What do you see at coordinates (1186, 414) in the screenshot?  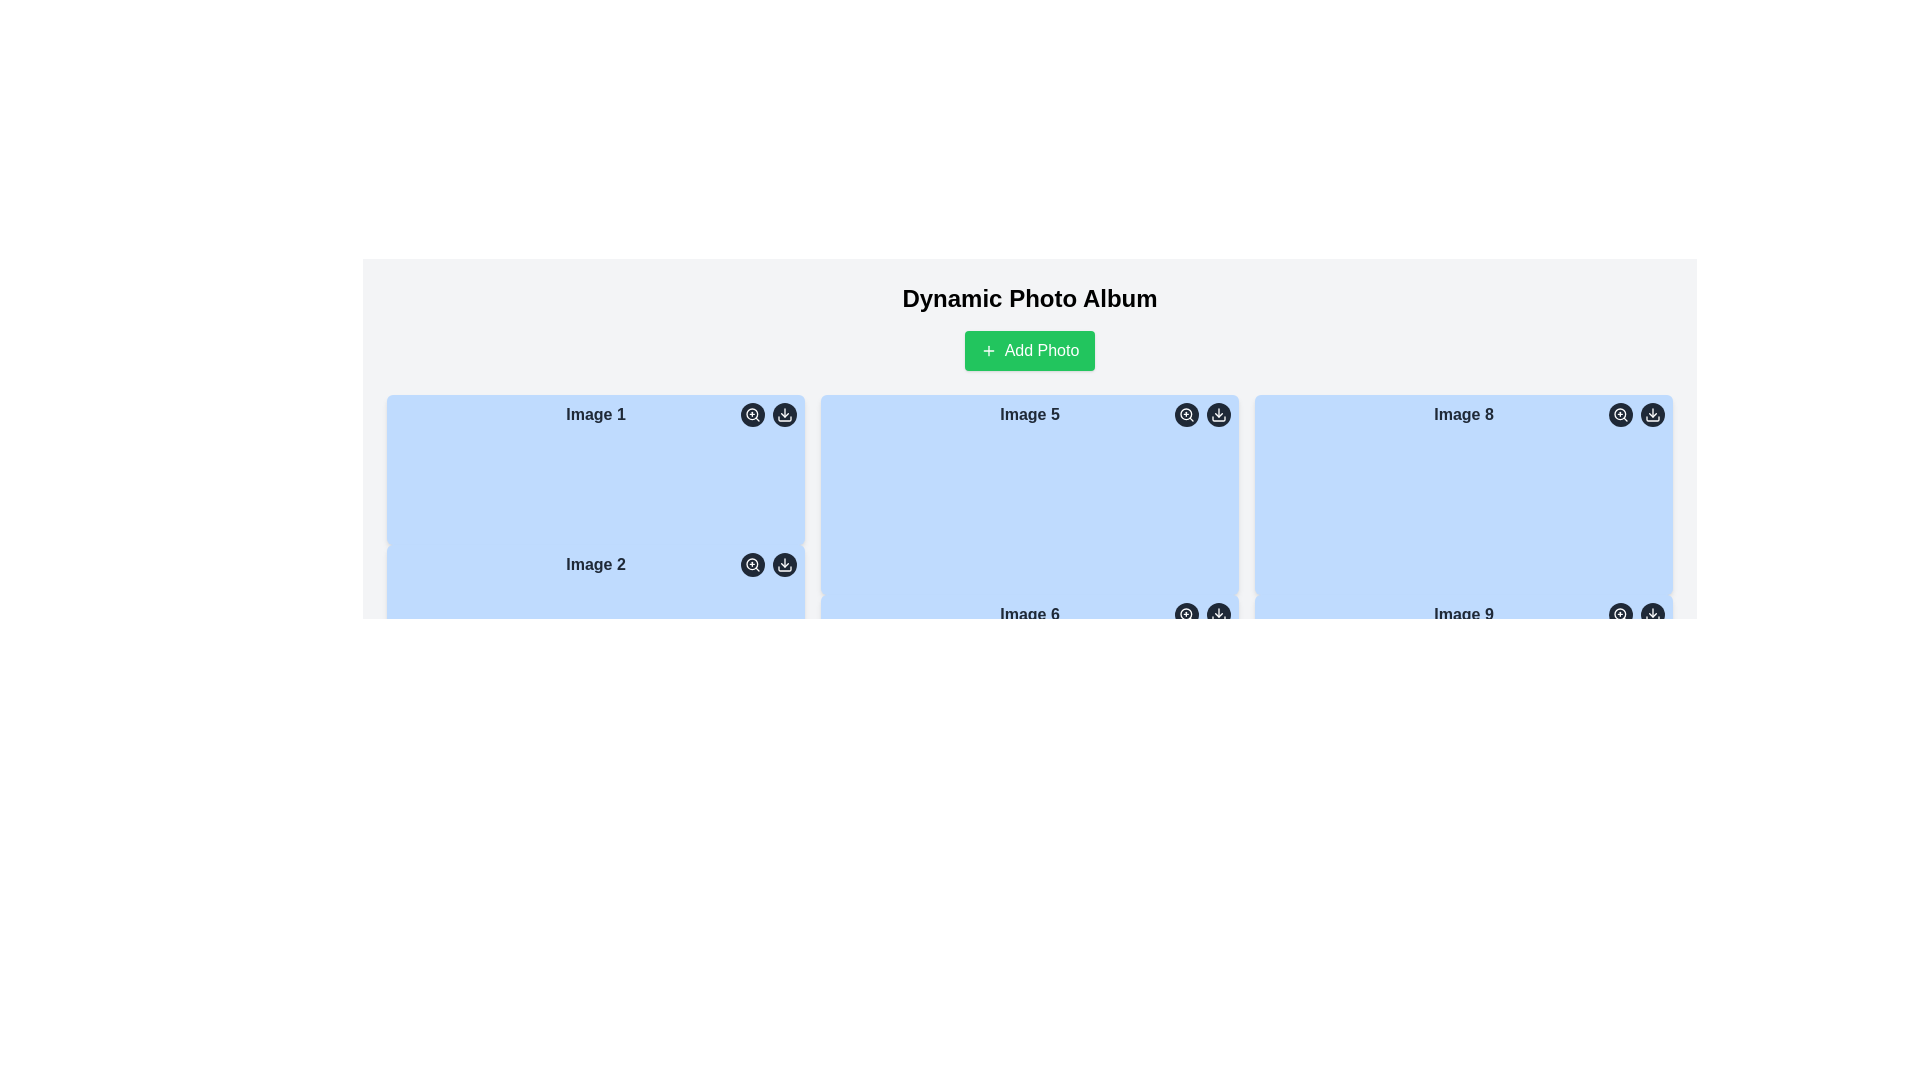 I see `the magnifying glass icon button with a plus symbol inside, located in the top-right corner of 'Image 5'` at bounding box center [1186, 414].